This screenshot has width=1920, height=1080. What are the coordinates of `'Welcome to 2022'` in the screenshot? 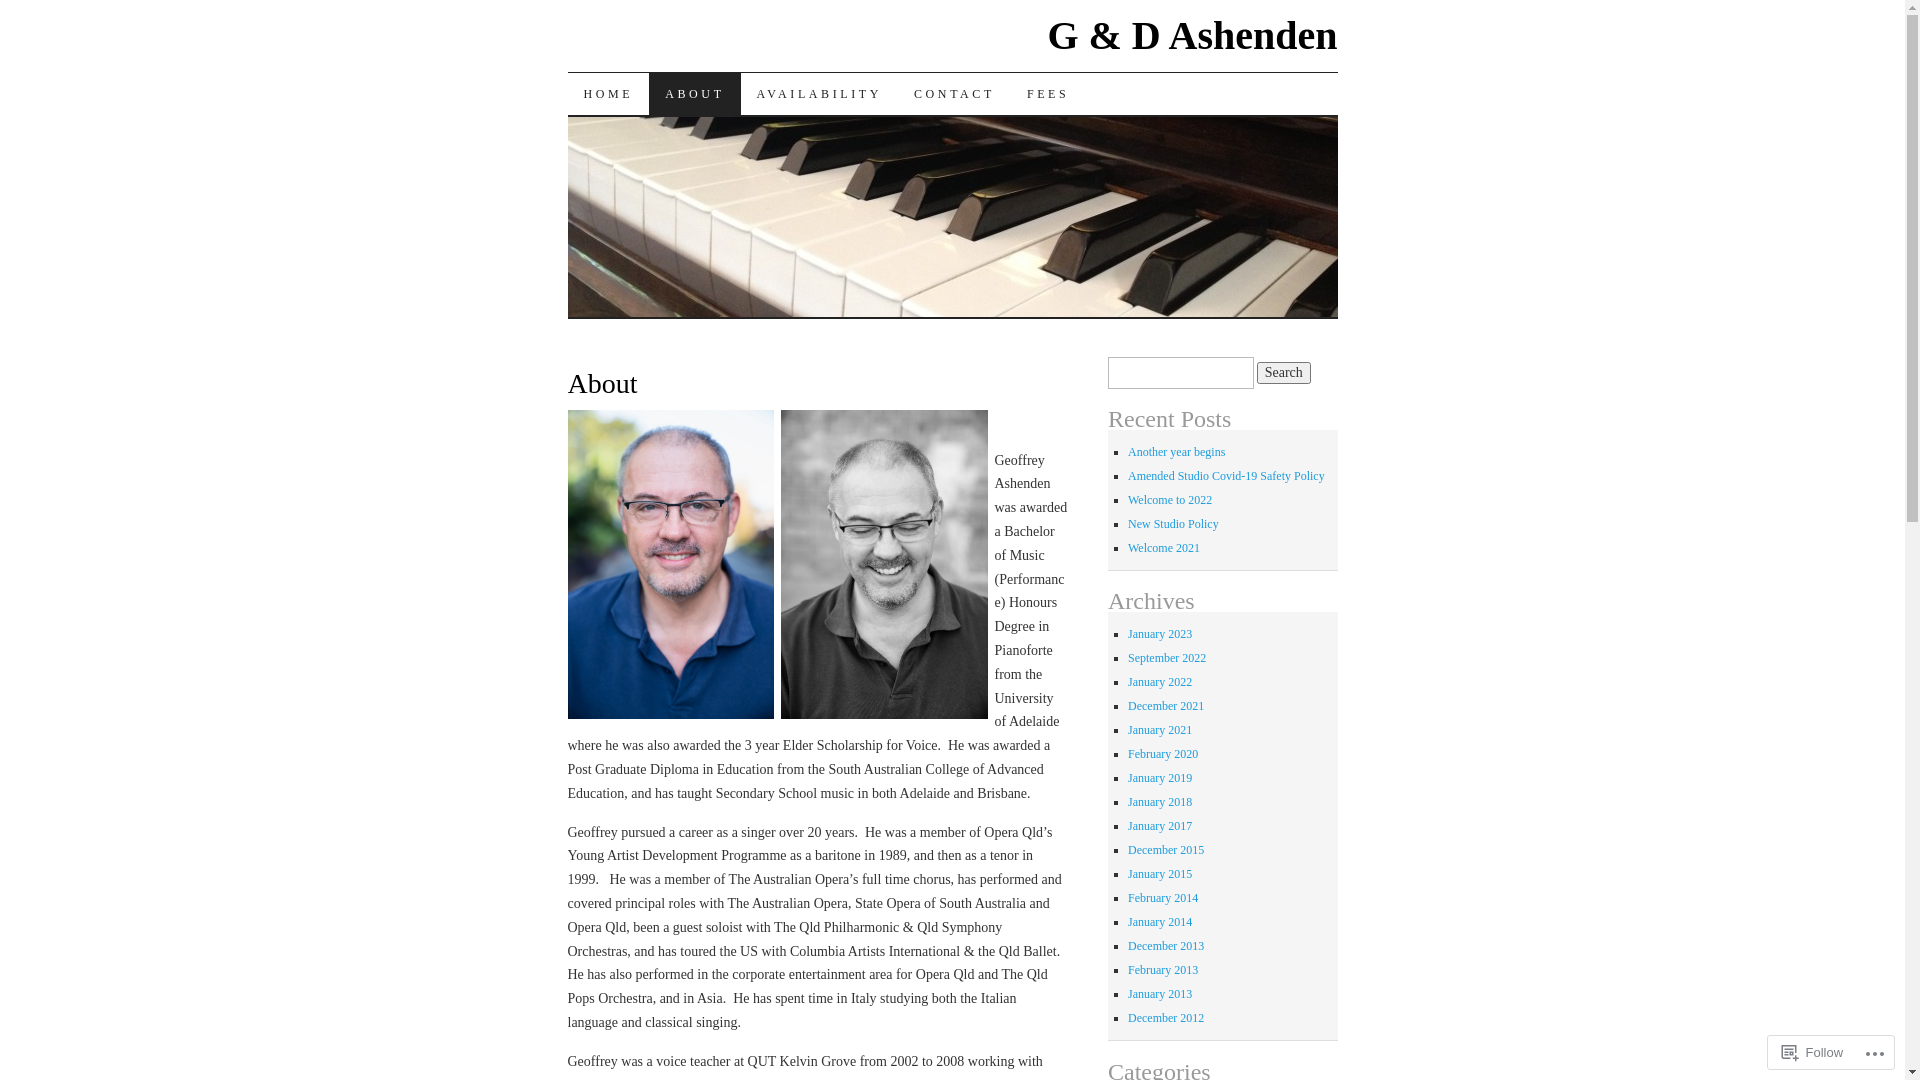 It's located at (1128, 499).